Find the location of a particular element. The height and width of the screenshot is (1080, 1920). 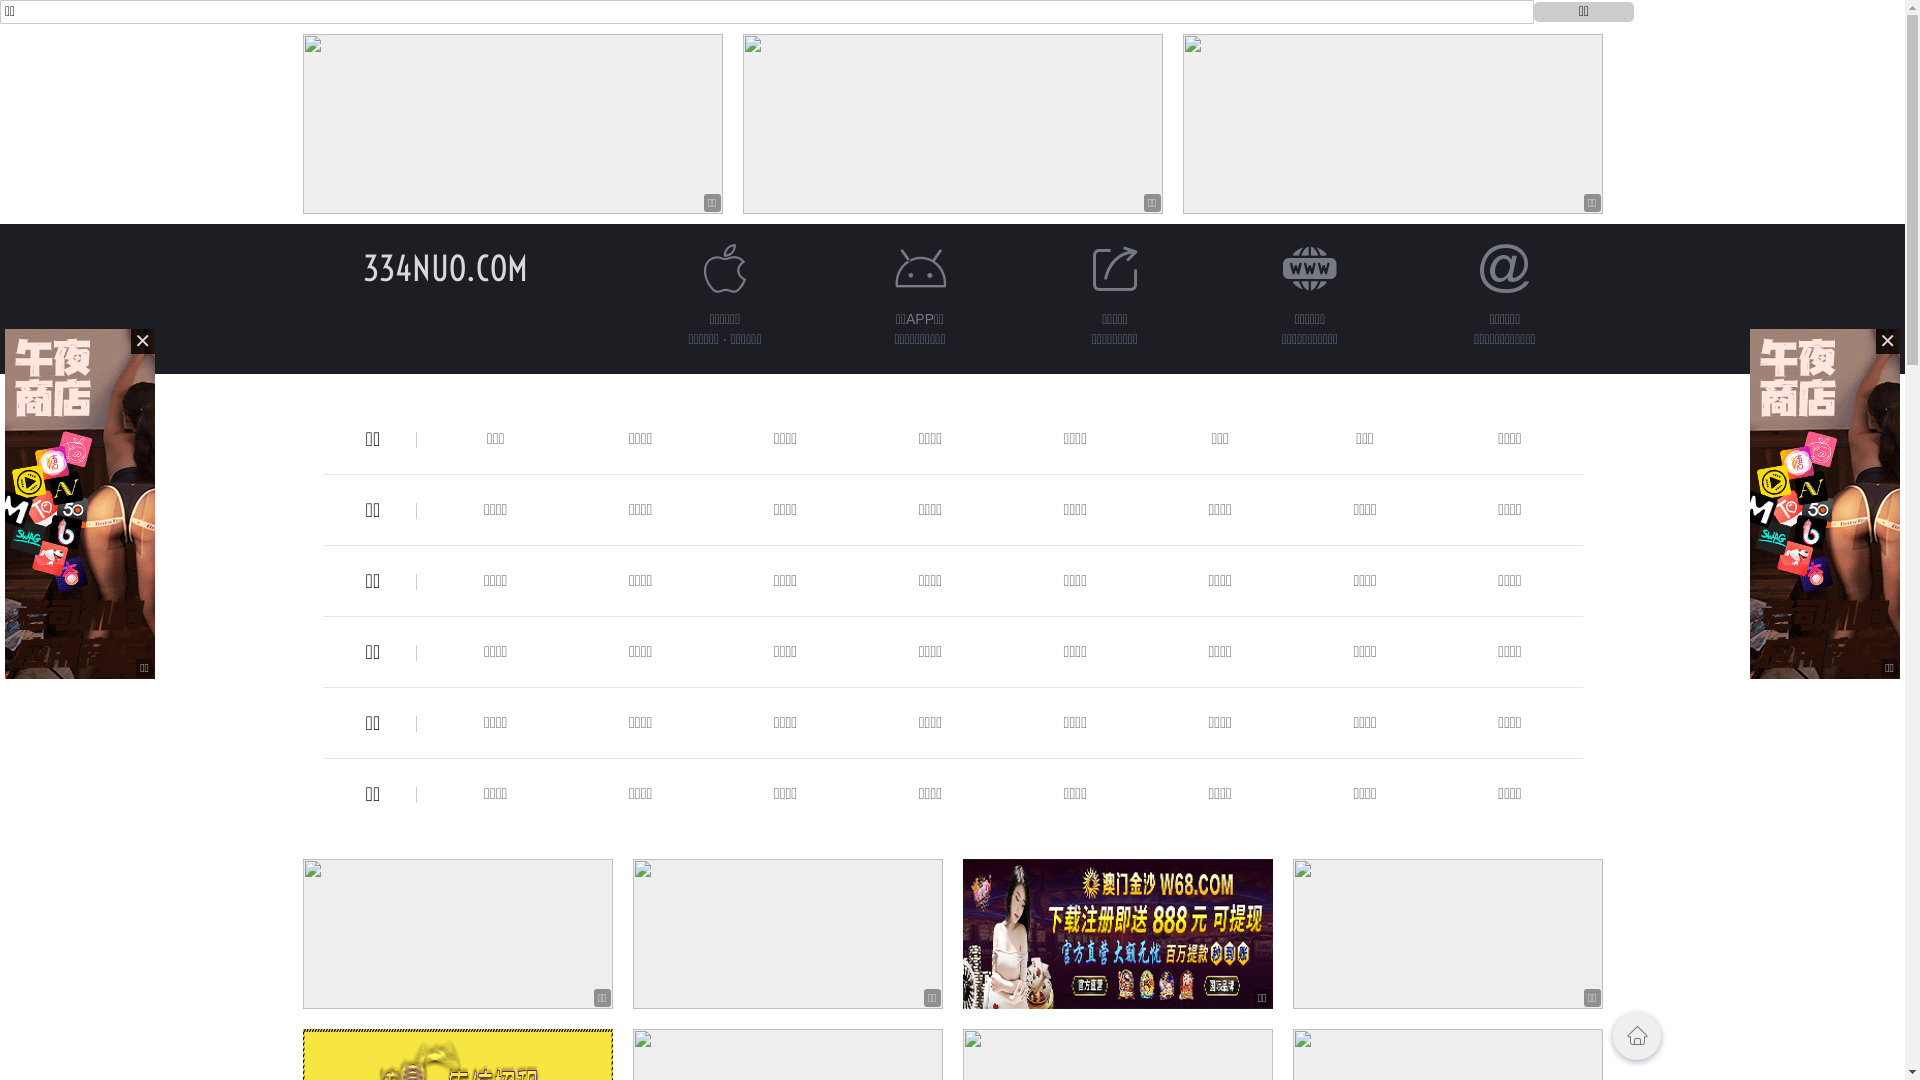

'334NUO.COM' is located at coordinates (363, 267).